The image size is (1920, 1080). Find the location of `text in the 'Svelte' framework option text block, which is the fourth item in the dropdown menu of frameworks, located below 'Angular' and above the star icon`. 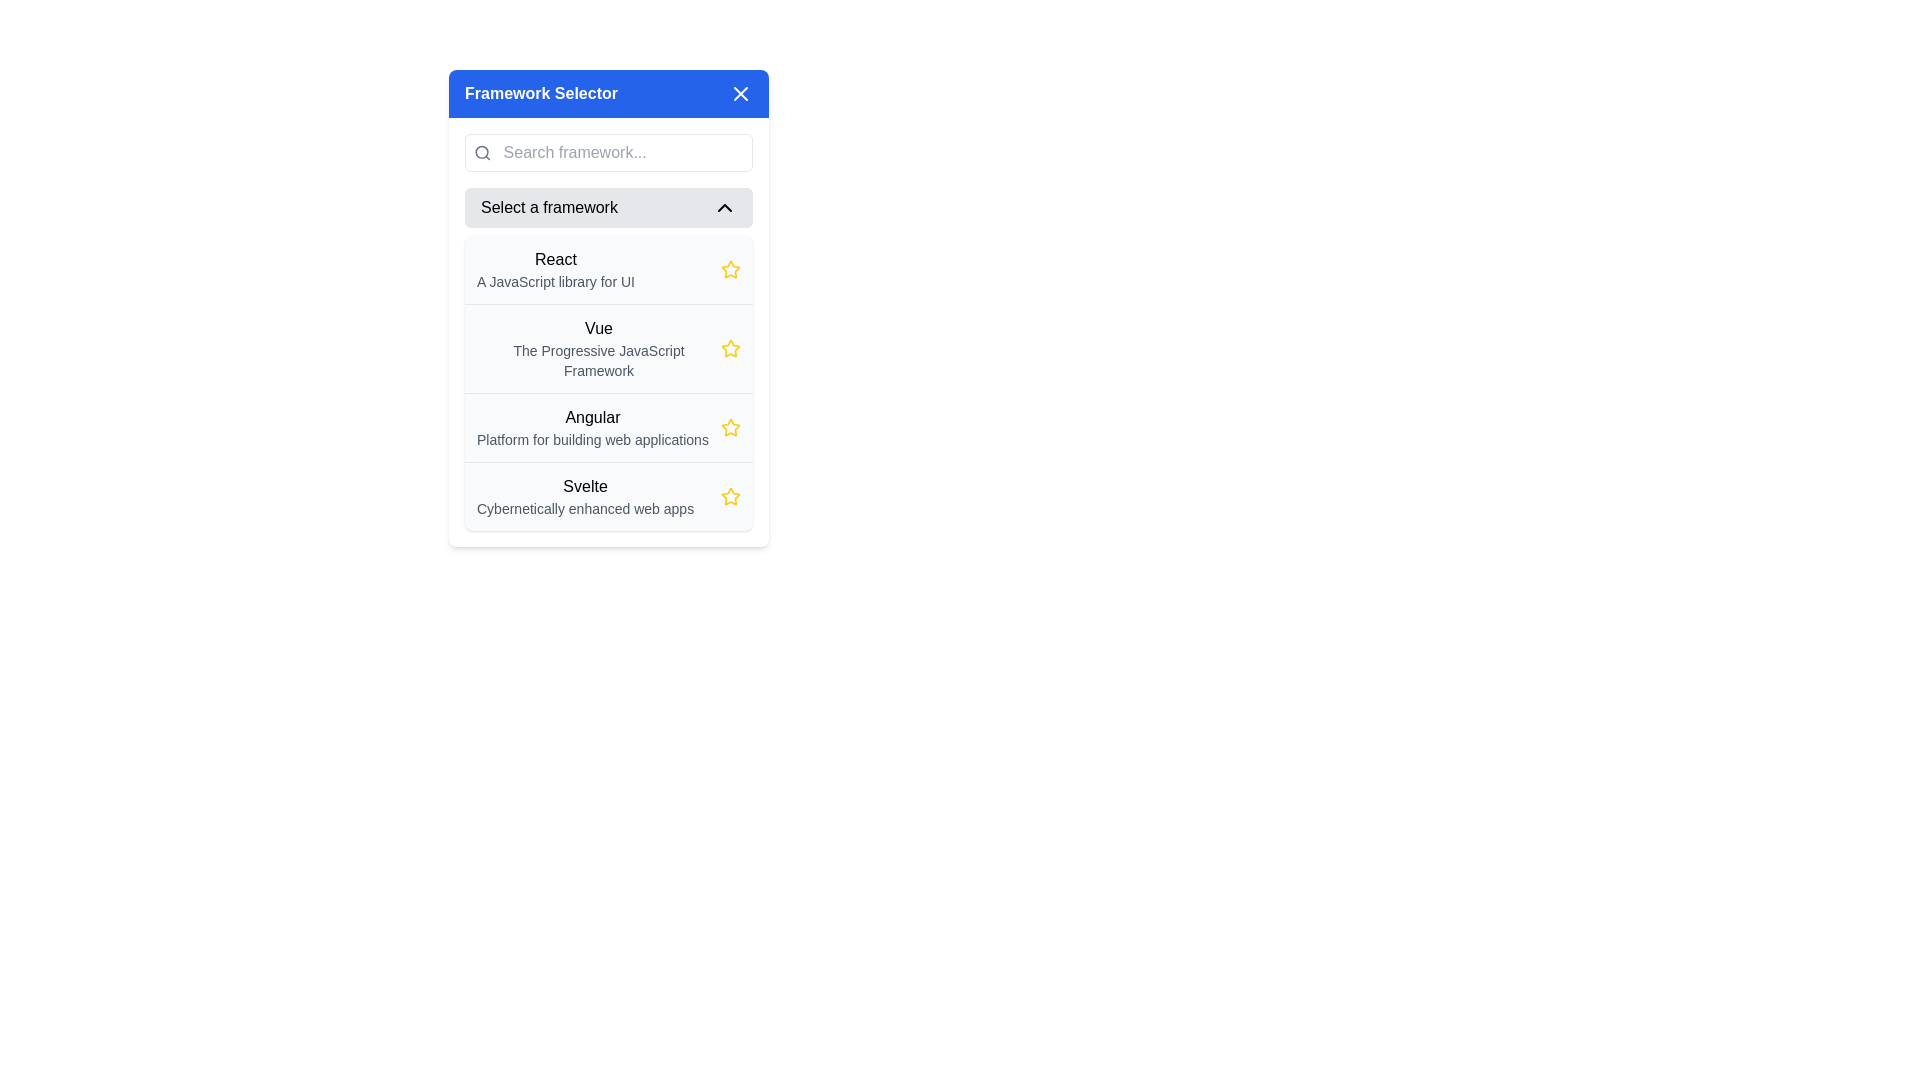

text in the 'Svelte' framework option text block, which is the fourth item in the dropdown menu of frameworks, located below 'Angular' and above the star icon is located at coordinates (584, 496).